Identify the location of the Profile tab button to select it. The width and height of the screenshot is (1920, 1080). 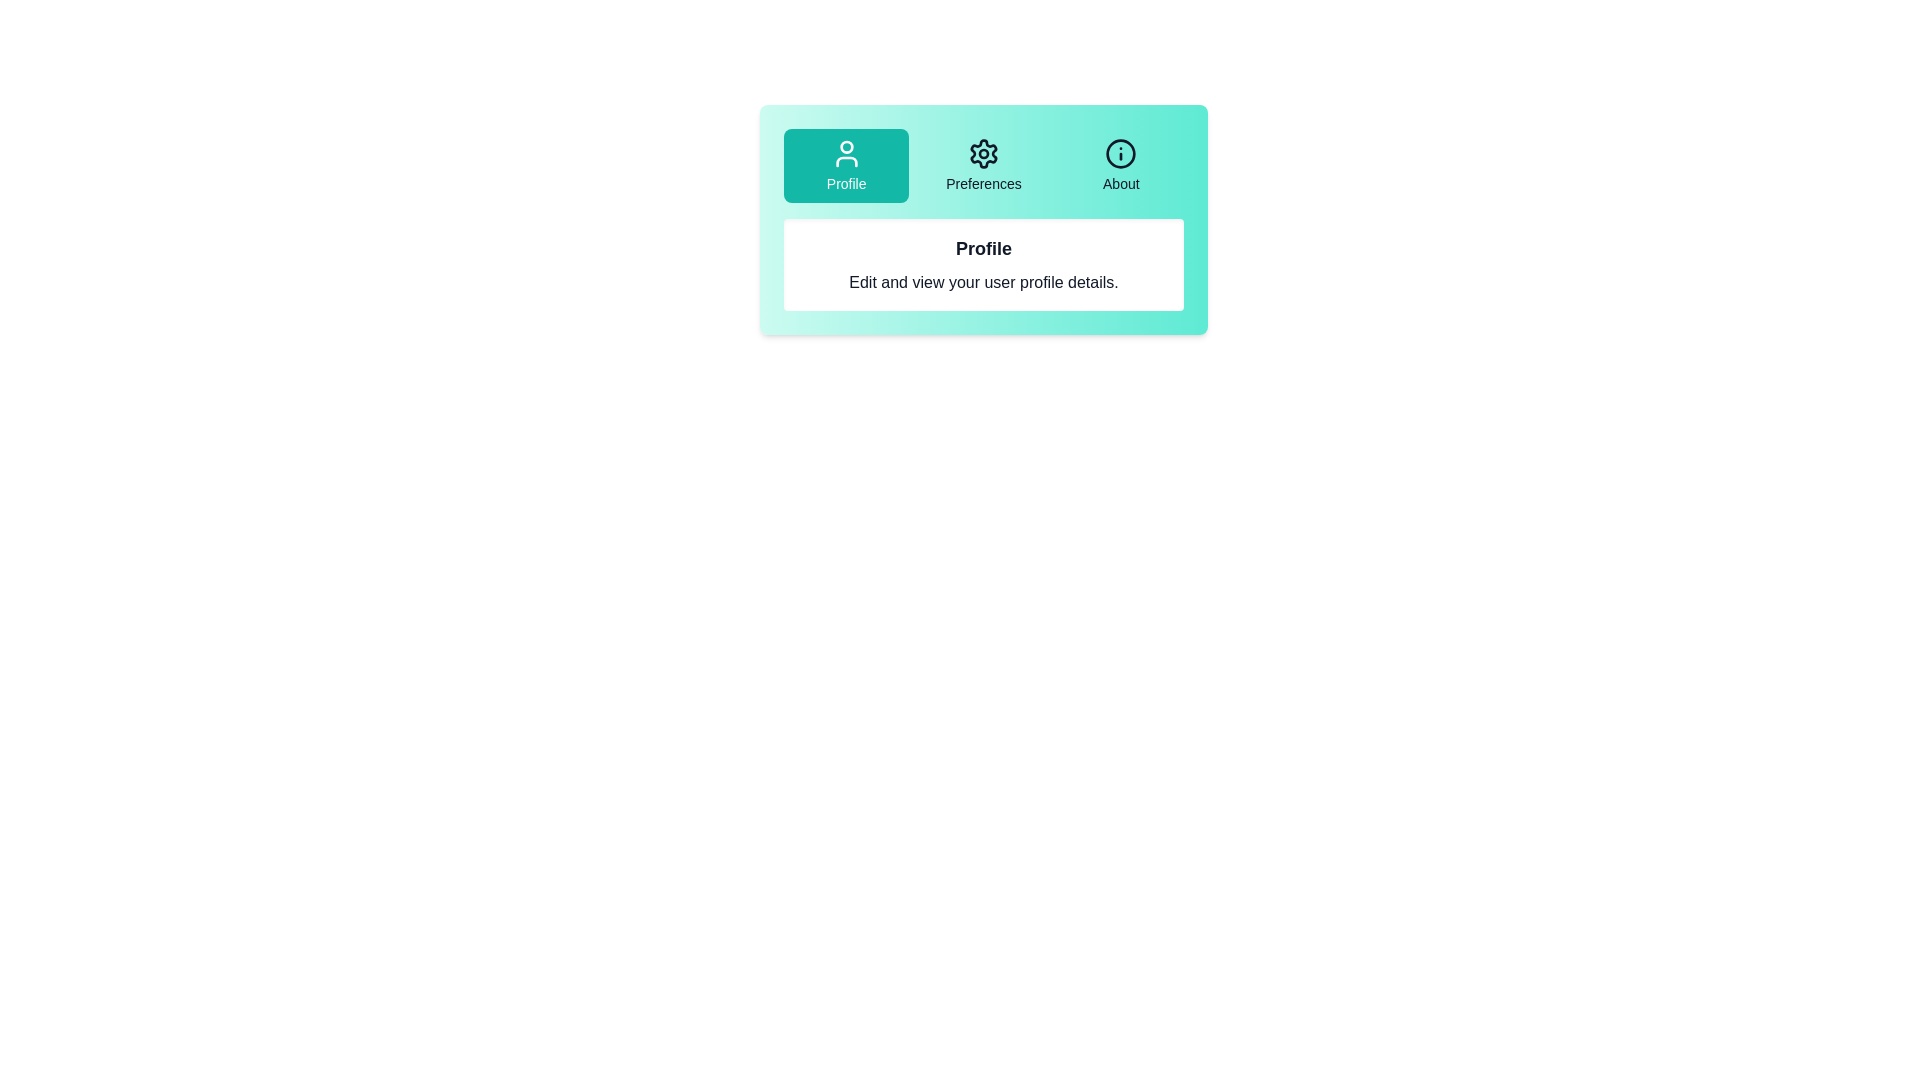
(846, 164).